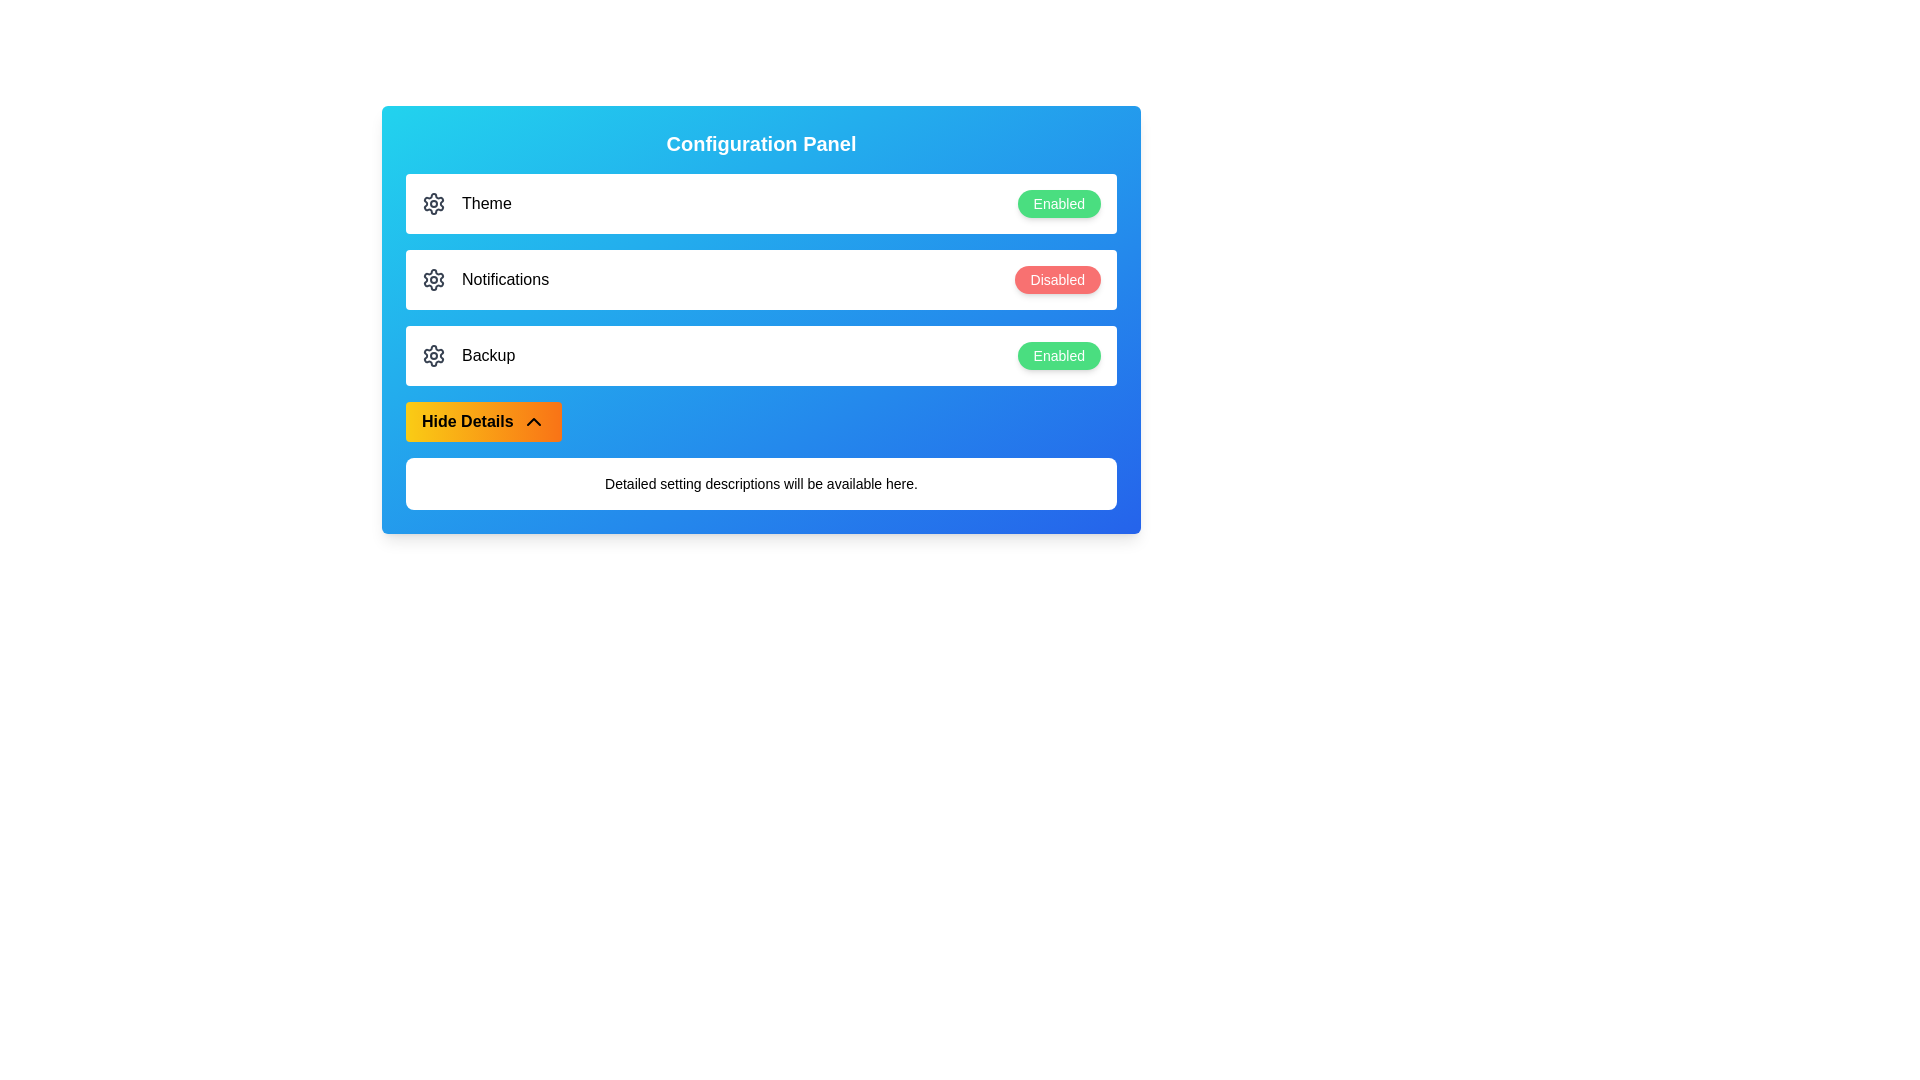  Describe the element at coordinates (483, 420) in the screenshot. I see `'Hide Details' button to toggle the details section` at that location.